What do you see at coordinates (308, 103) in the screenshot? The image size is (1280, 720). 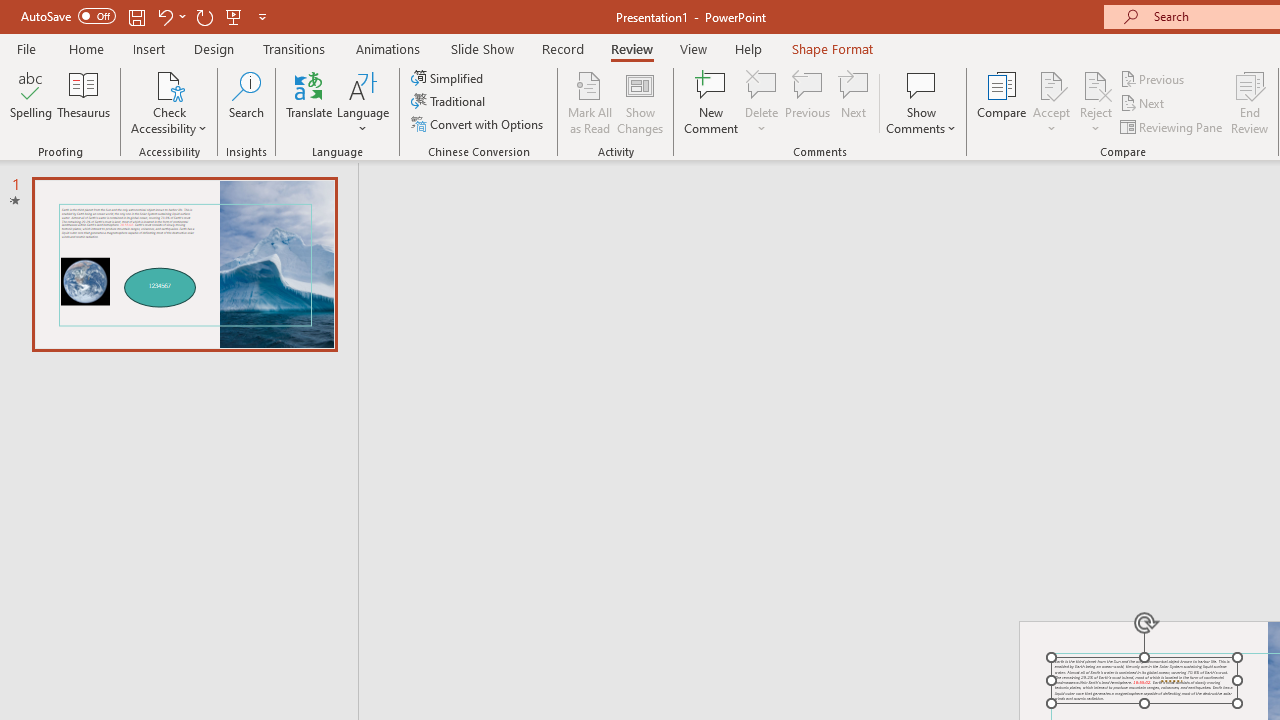 I see `'Translate'` at bounding box center [308, 103].